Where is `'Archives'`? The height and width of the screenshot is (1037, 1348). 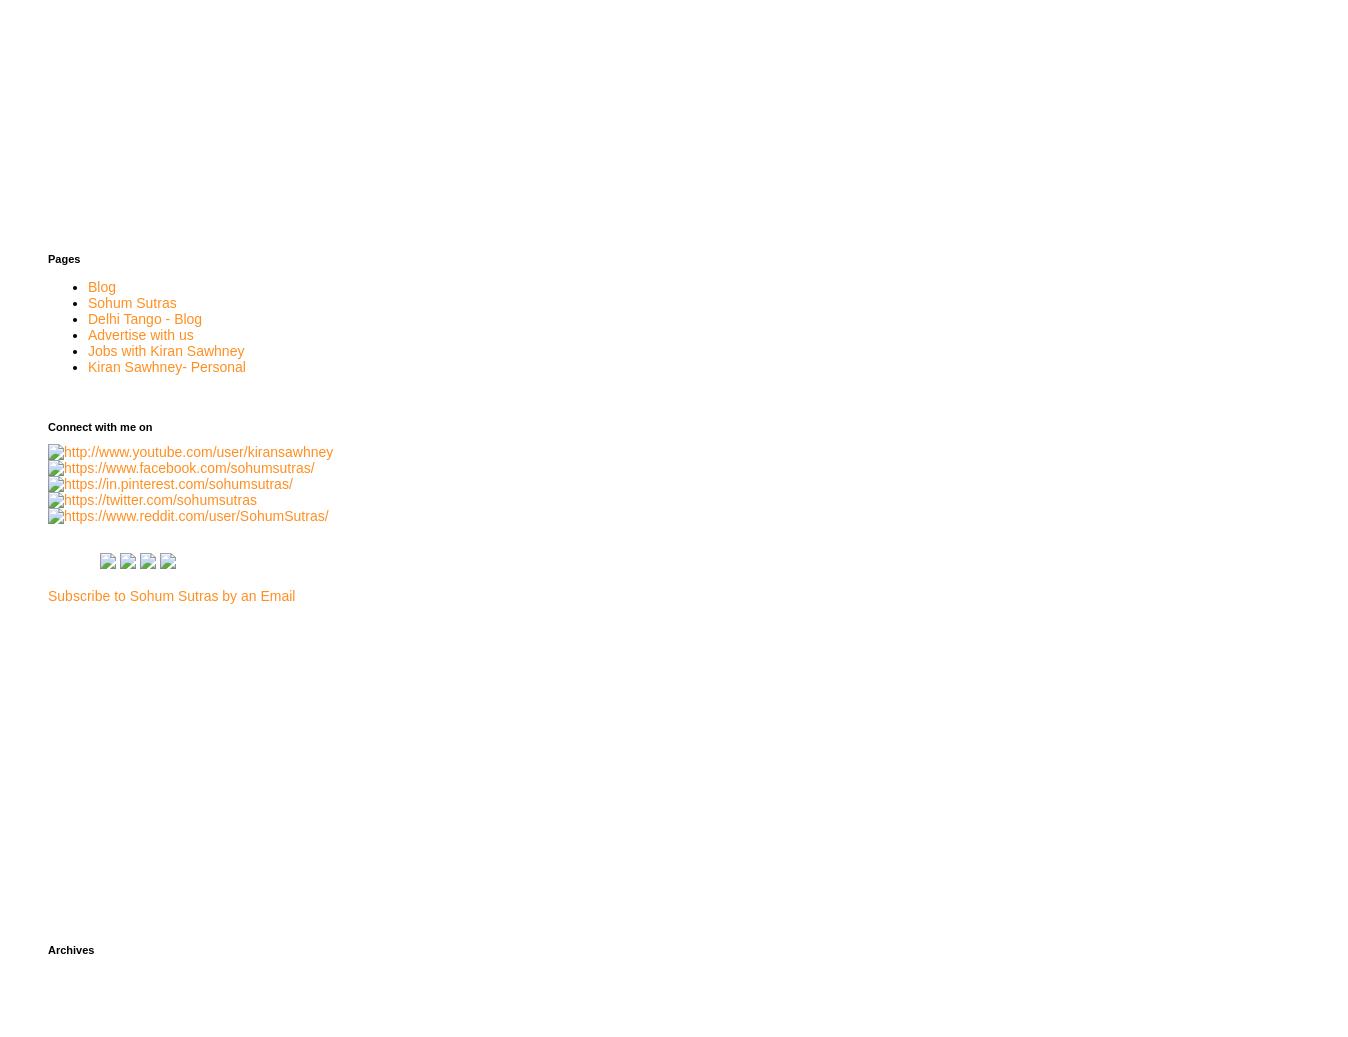 'Archives' is located at coordinates (70, 948).